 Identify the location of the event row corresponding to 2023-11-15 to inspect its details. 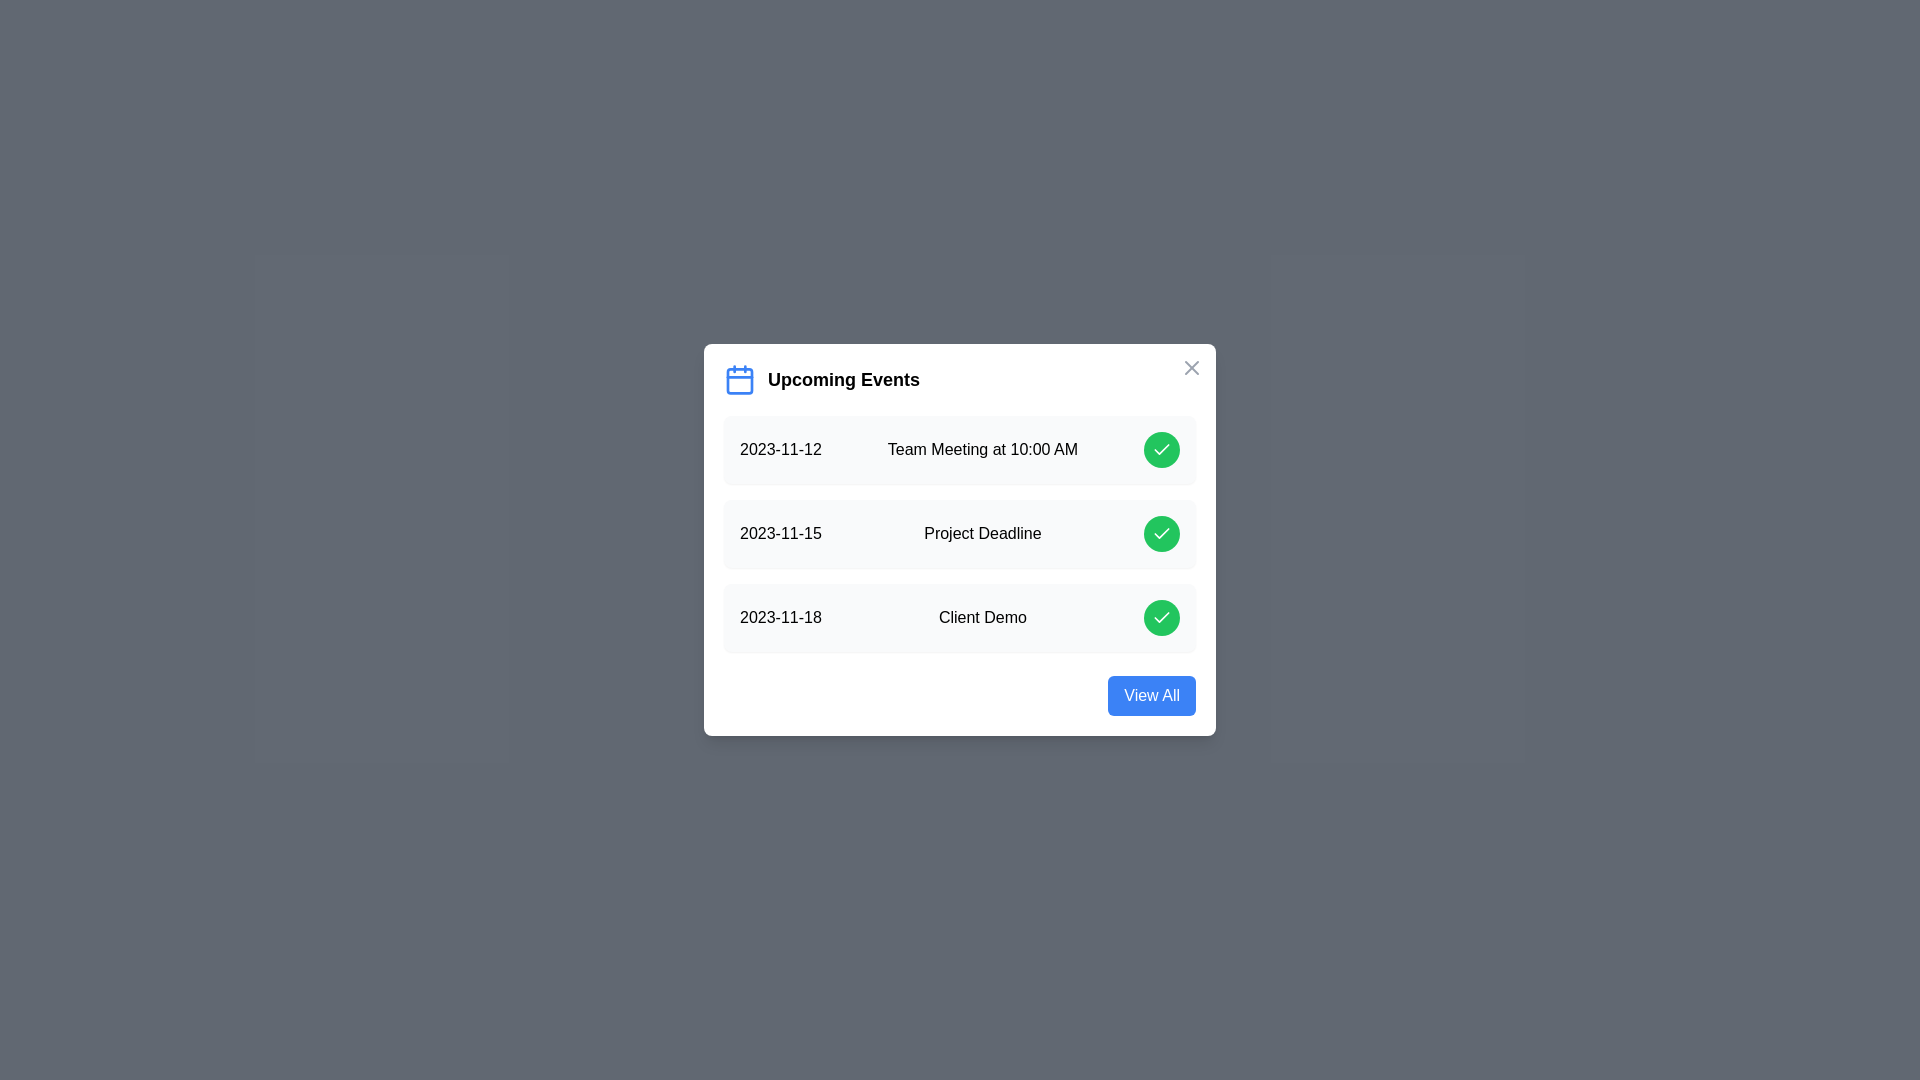
(960, 532).